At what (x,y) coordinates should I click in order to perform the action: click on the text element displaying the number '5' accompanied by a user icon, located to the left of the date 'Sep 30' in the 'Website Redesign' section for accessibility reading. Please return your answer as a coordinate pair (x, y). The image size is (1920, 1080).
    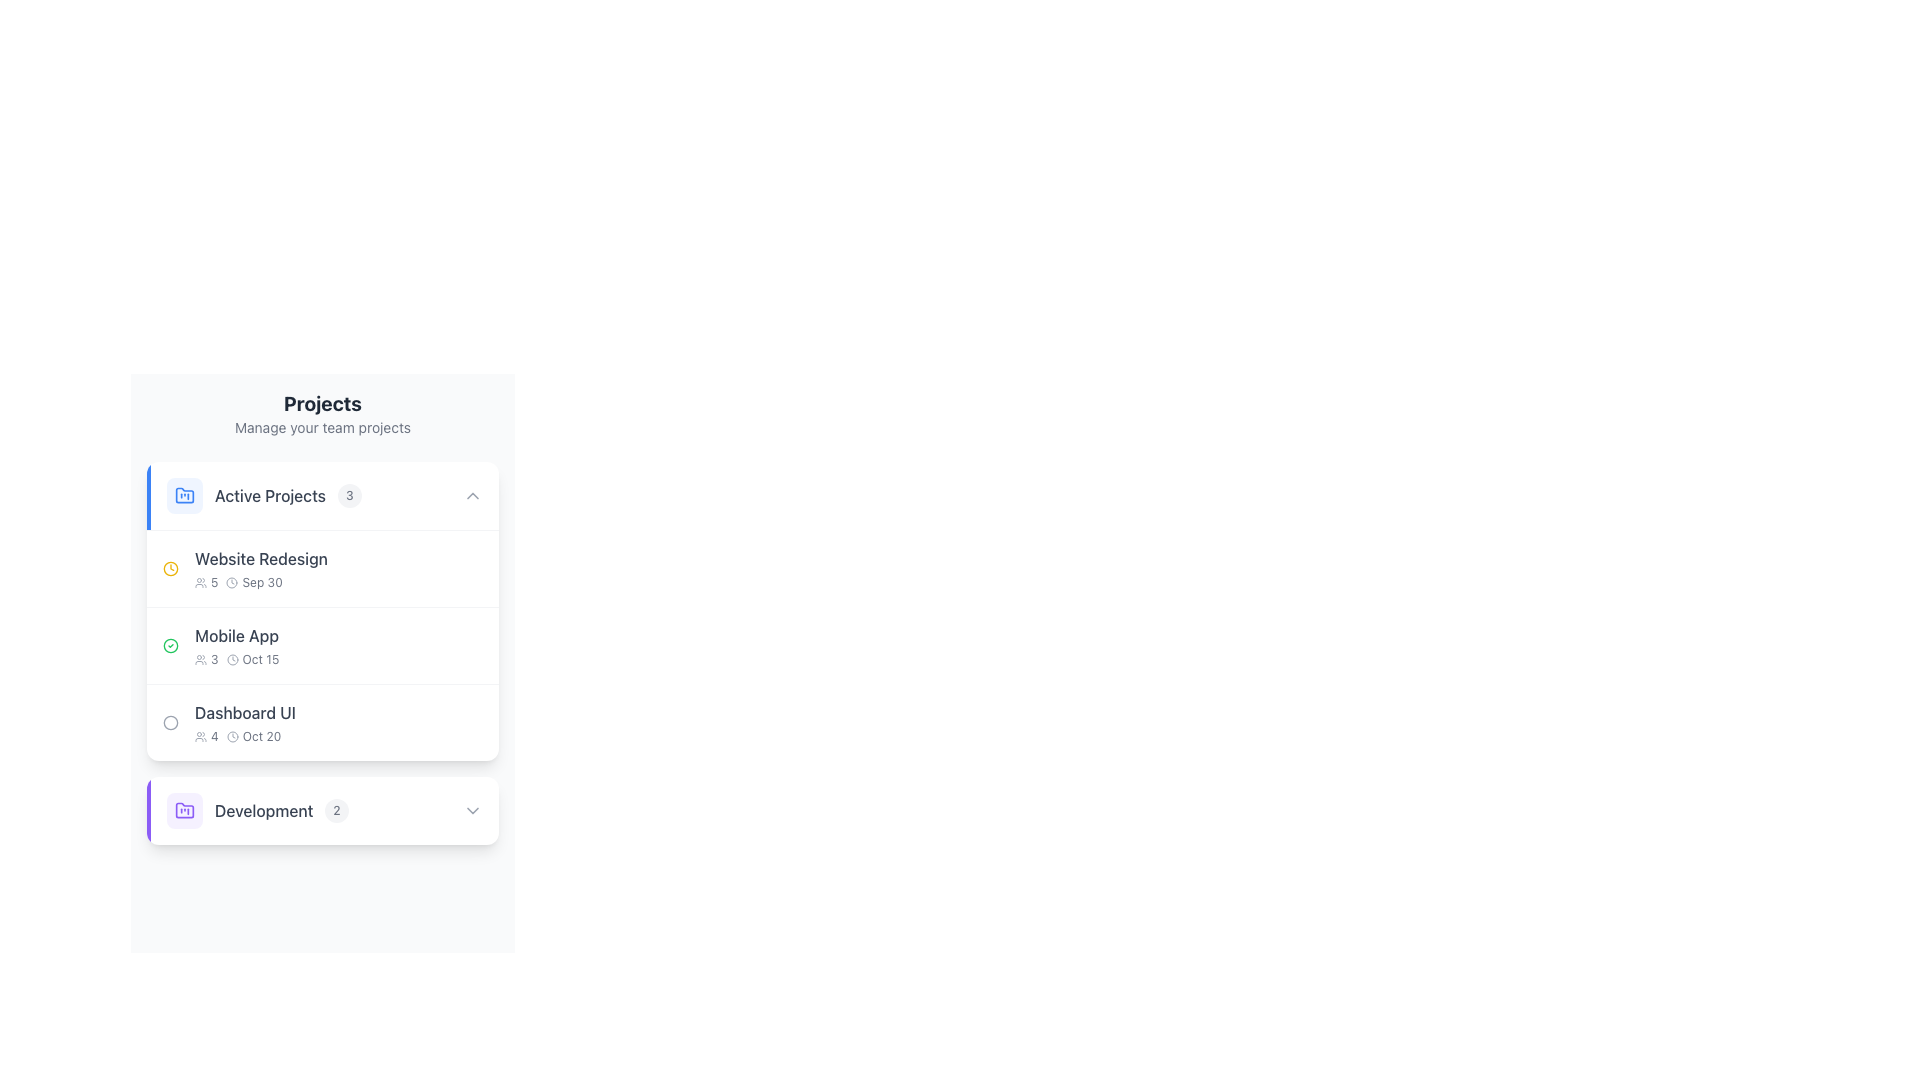
    Looking at the image, I should click on (206, 582).